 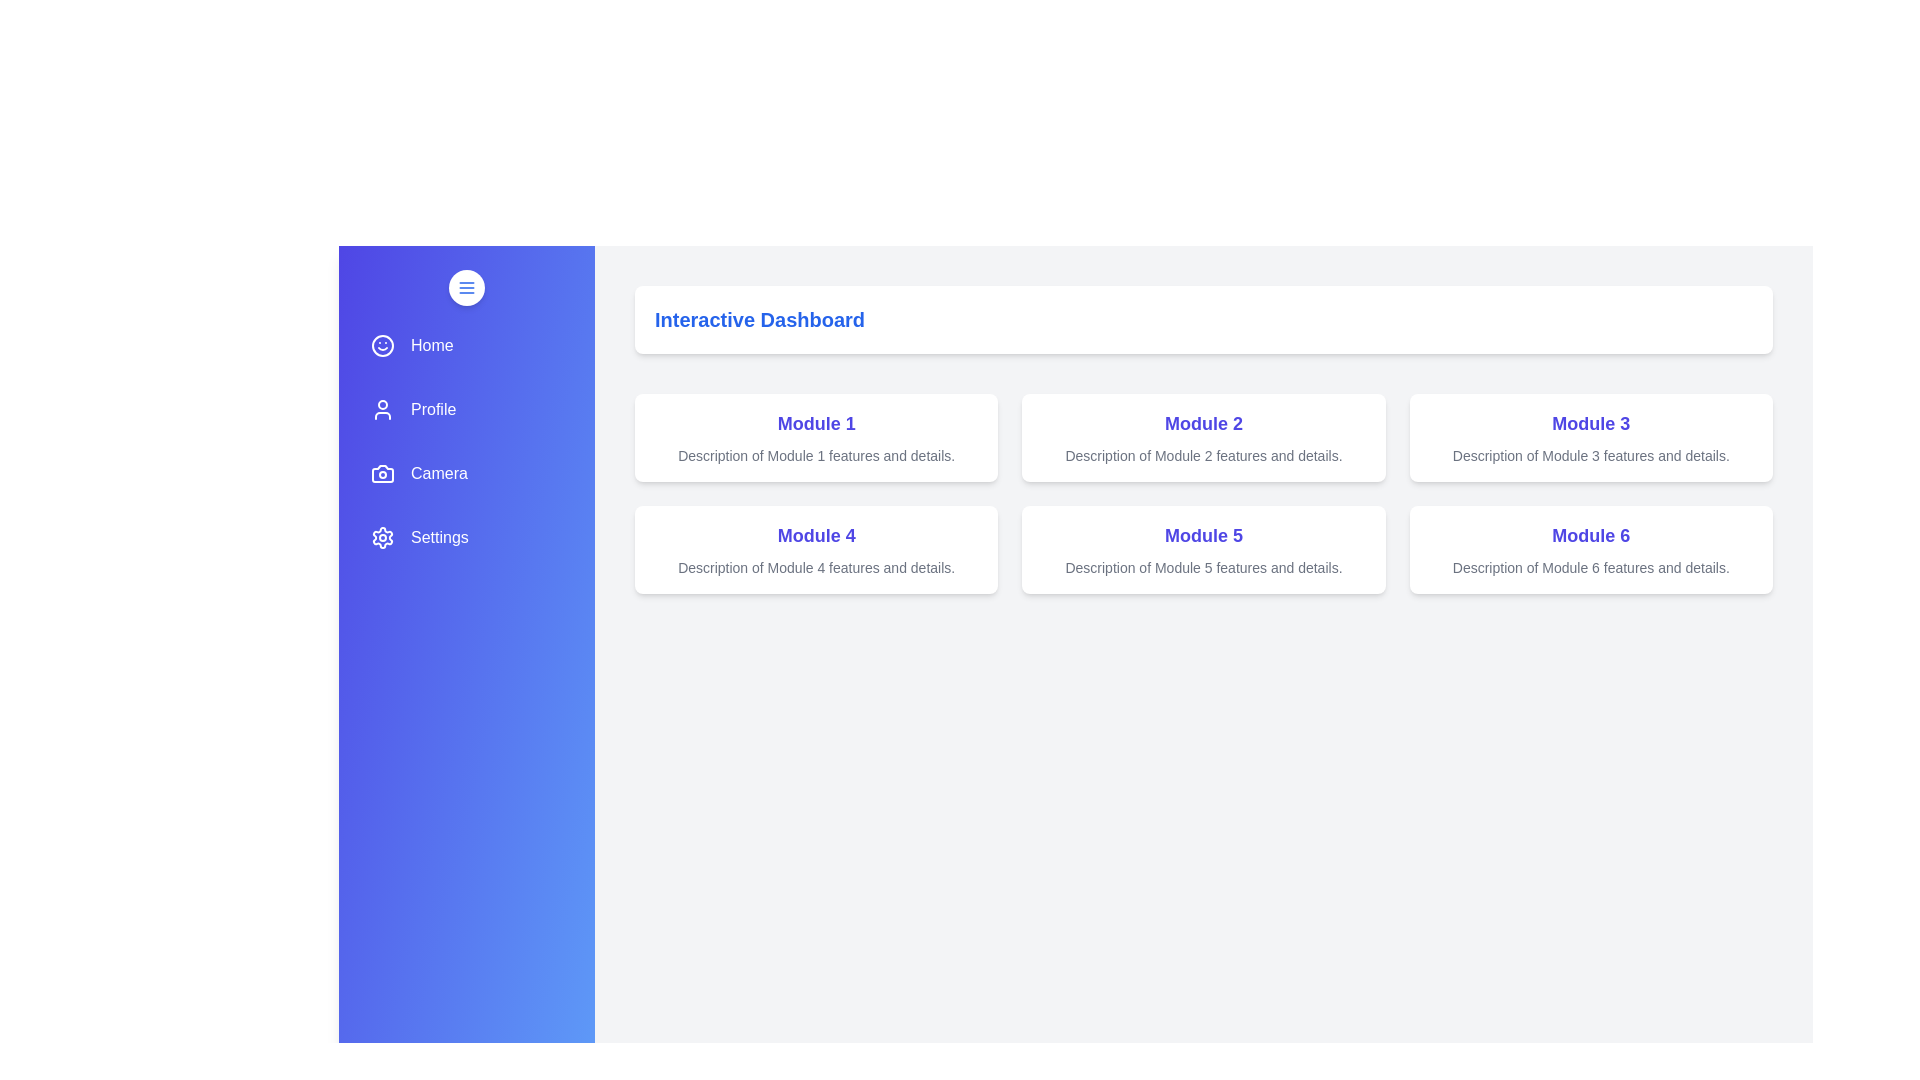 What do you see at coordinates (438, 536) in the screenshot?
I see `the 'Settings' text label in the vertical navigation menu, which is the fourth item and is located below the gear icon` at bounding box center [438, 536].